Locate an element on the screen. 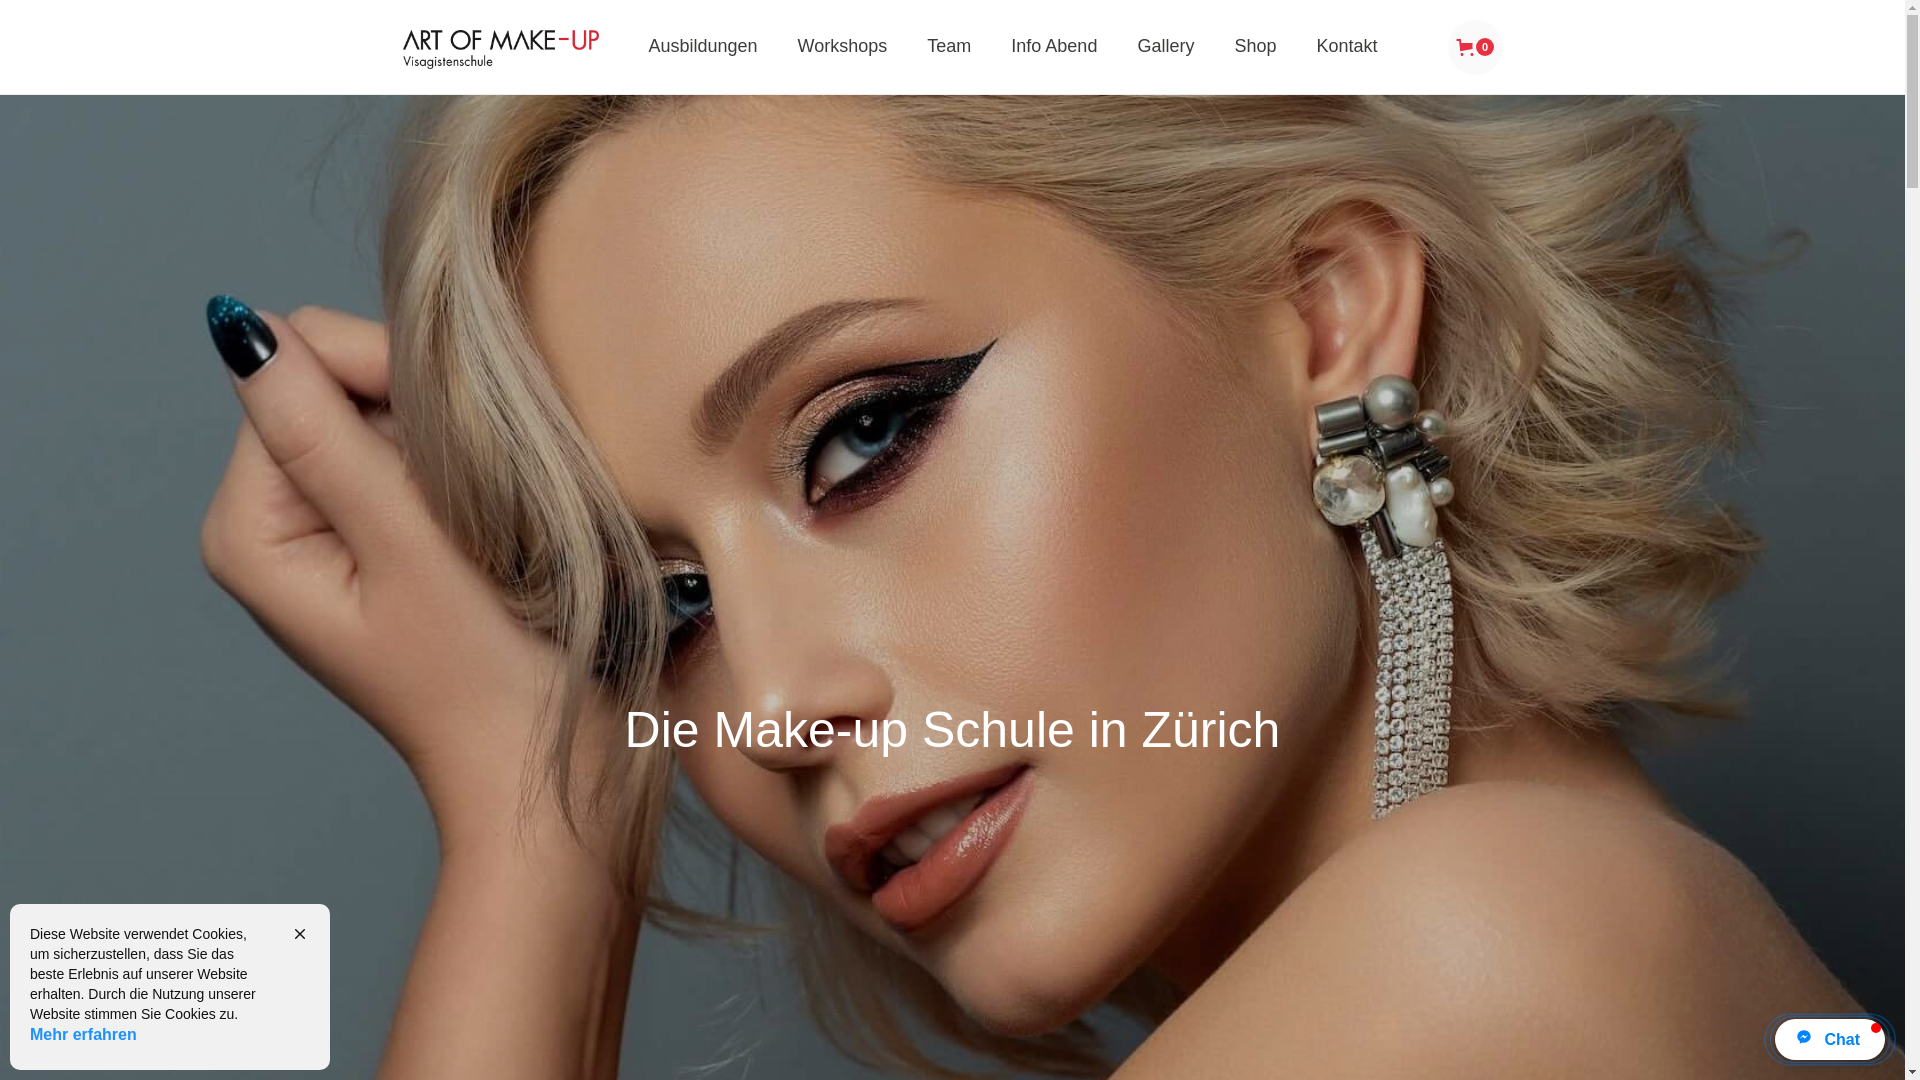  'Mehr erfahren' is located at coordinates (82, 1034).